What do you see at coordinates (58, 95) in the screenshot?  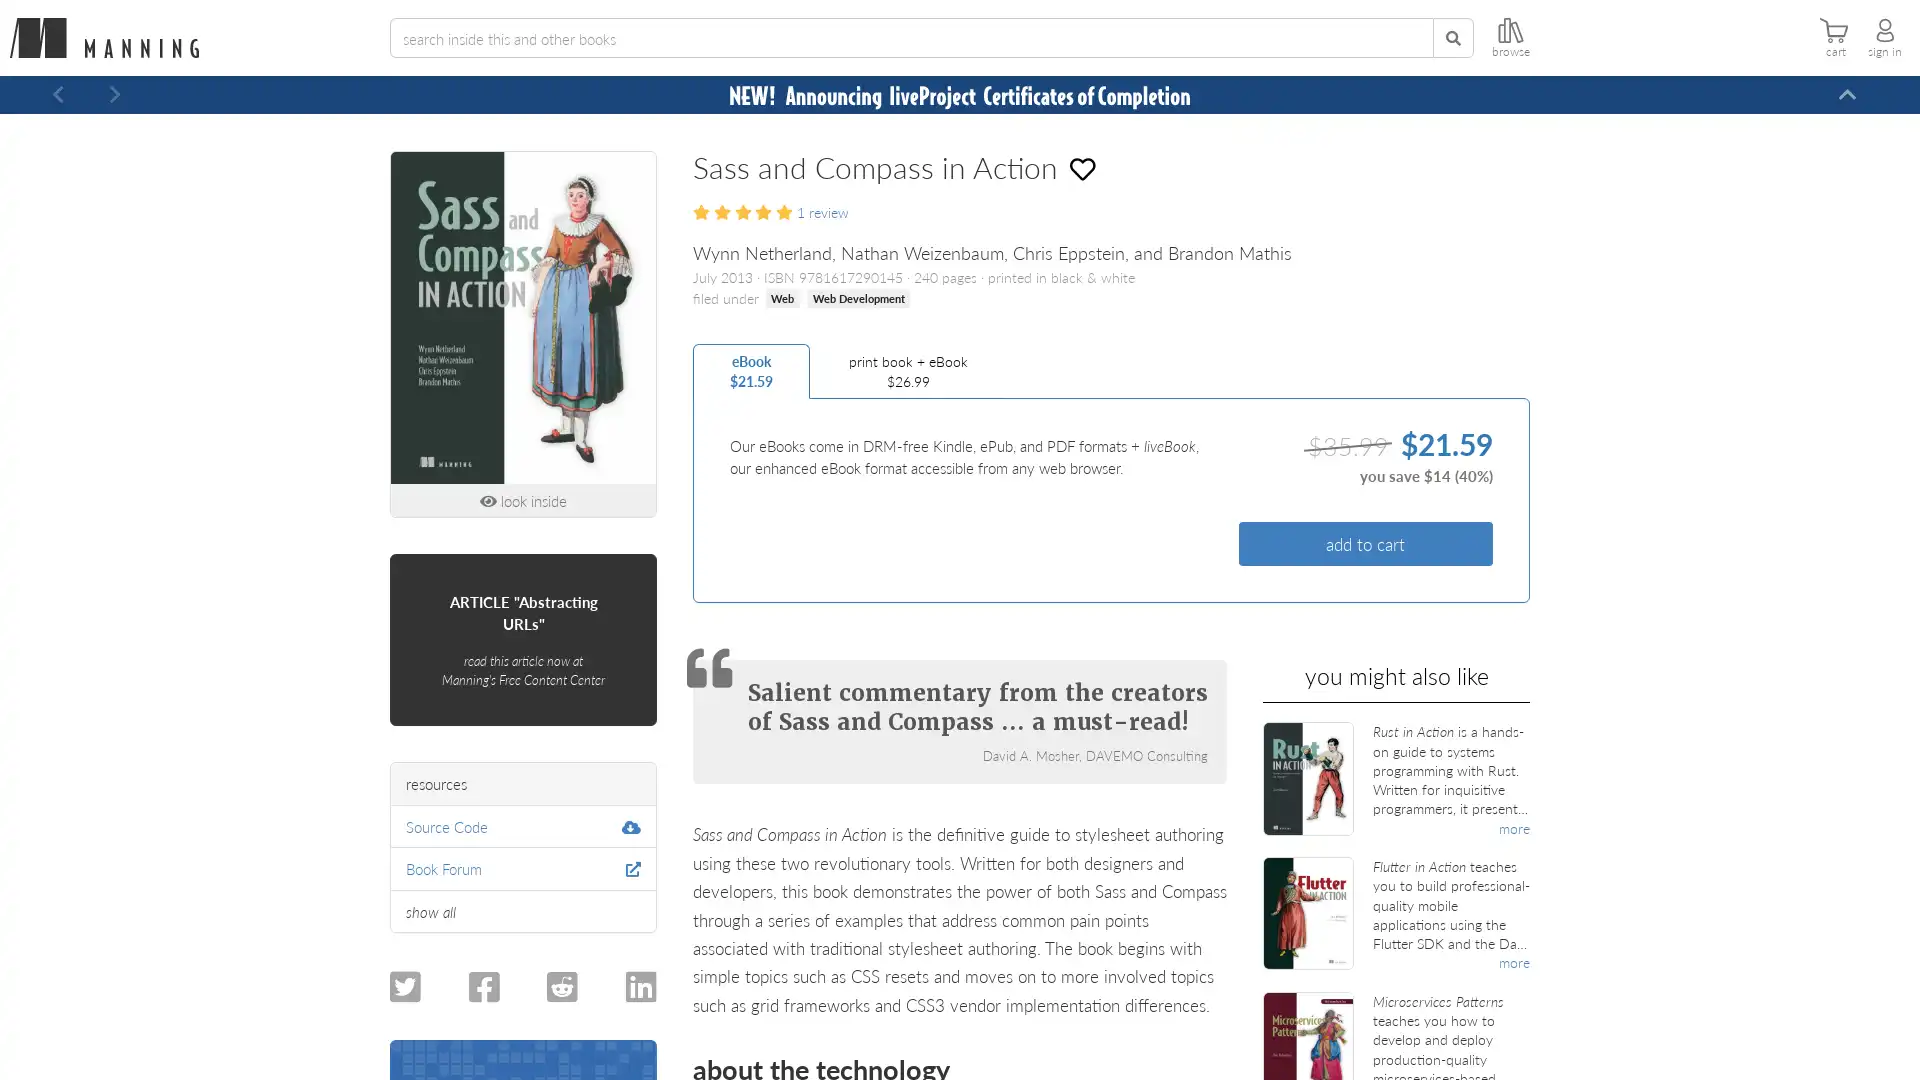 I see `Previous` at bounding box center [58, 95].